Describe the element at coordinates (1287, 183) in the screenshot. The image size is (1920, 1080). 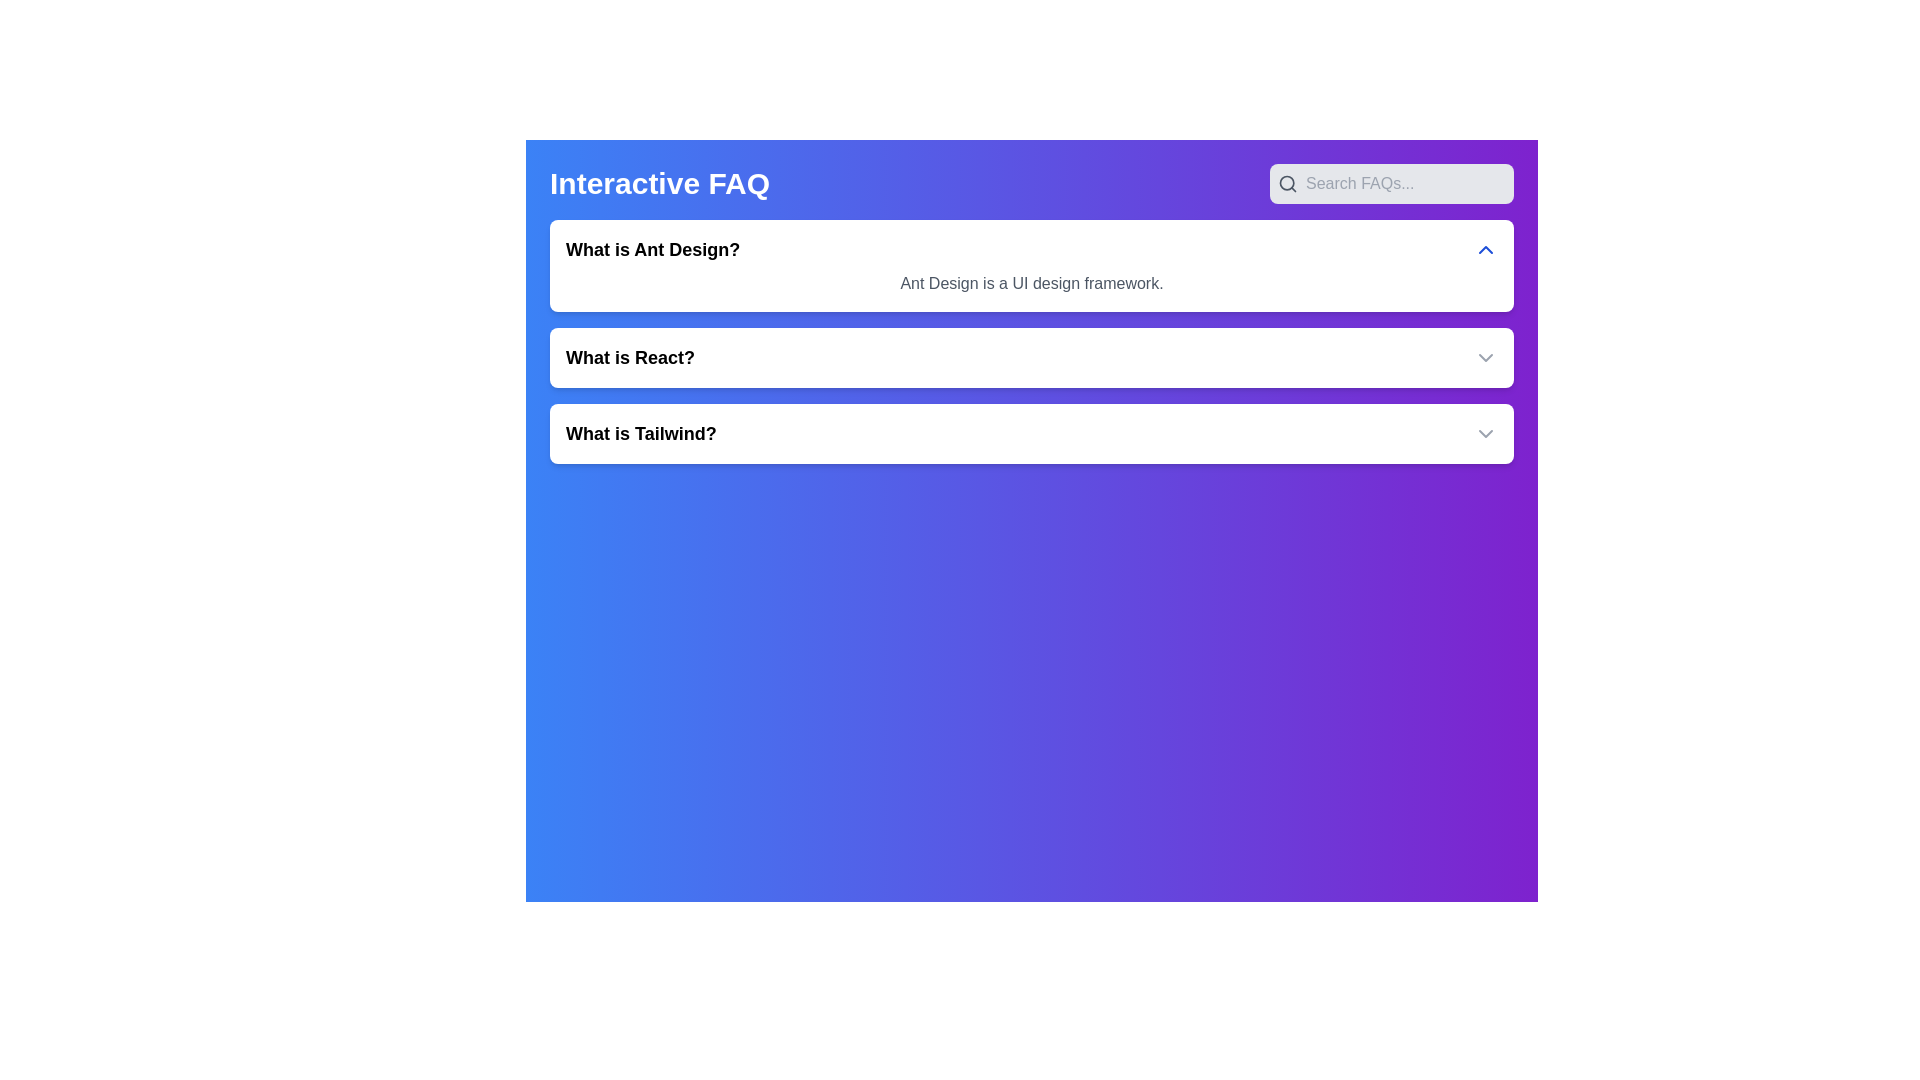
I see `the central circular component of the search icon located in the top-right corner of the interface, next to the search text box` at that location.